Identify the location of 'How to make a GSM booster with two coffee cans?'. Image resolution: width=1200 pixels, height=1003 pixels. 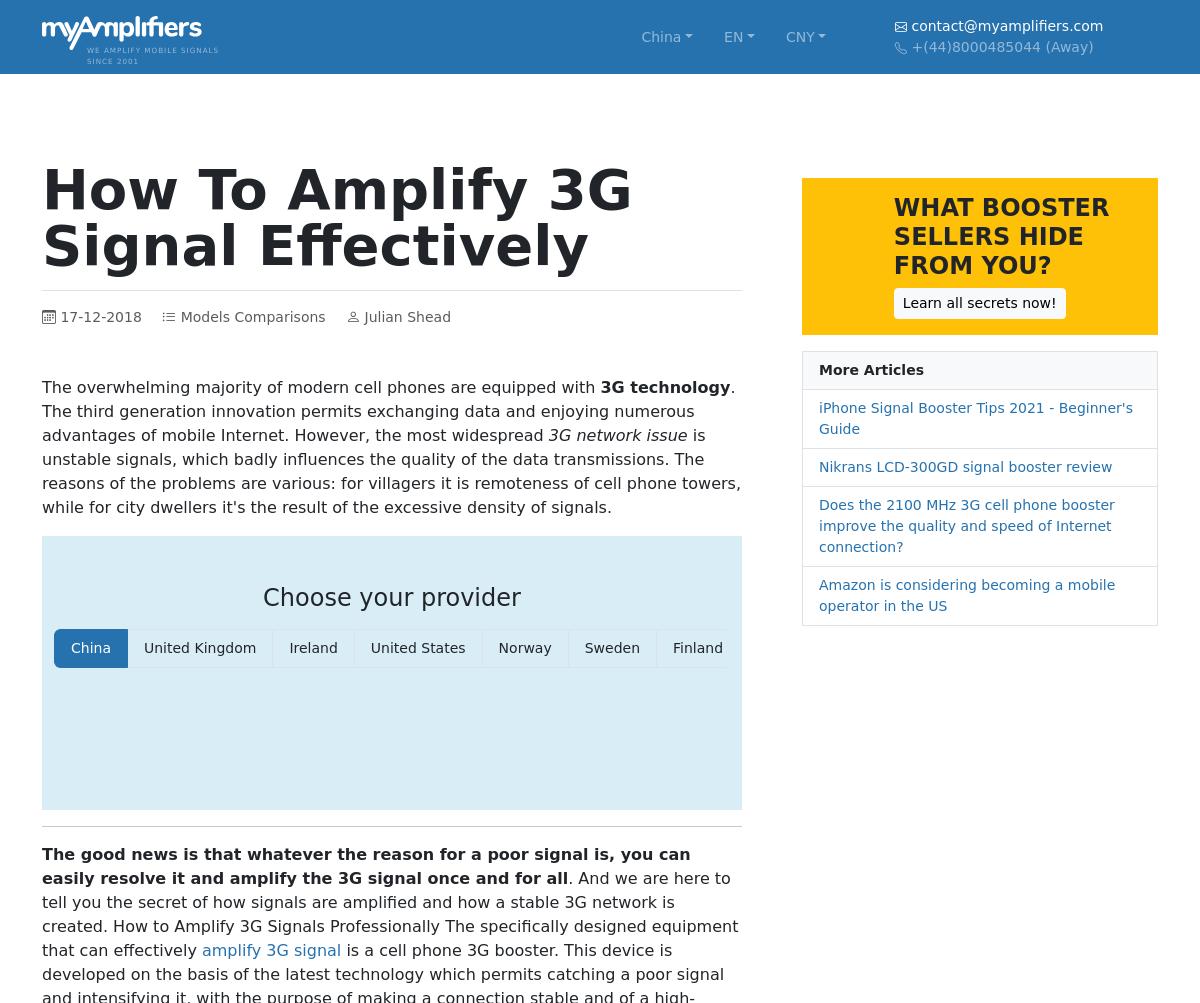
(170, 638).